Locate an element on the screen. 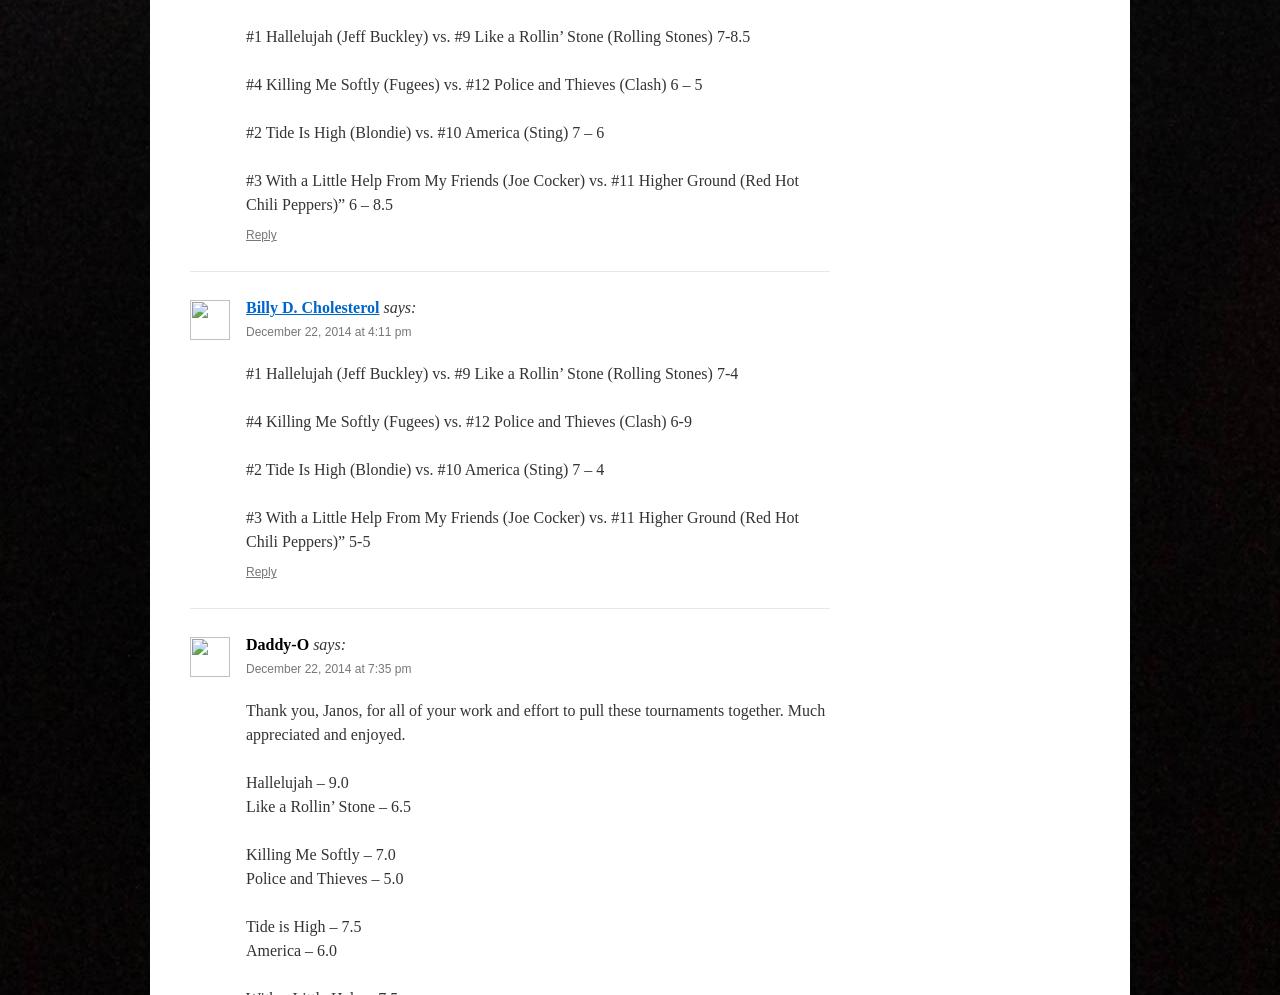 Image resolution: width=1280 pixels, height=995 pixels. 'Thank you, Janos, for all of your work and effort to pull these tournaments together.  Much appreciated and enjoyed.' is located at coordinates (535, 722).